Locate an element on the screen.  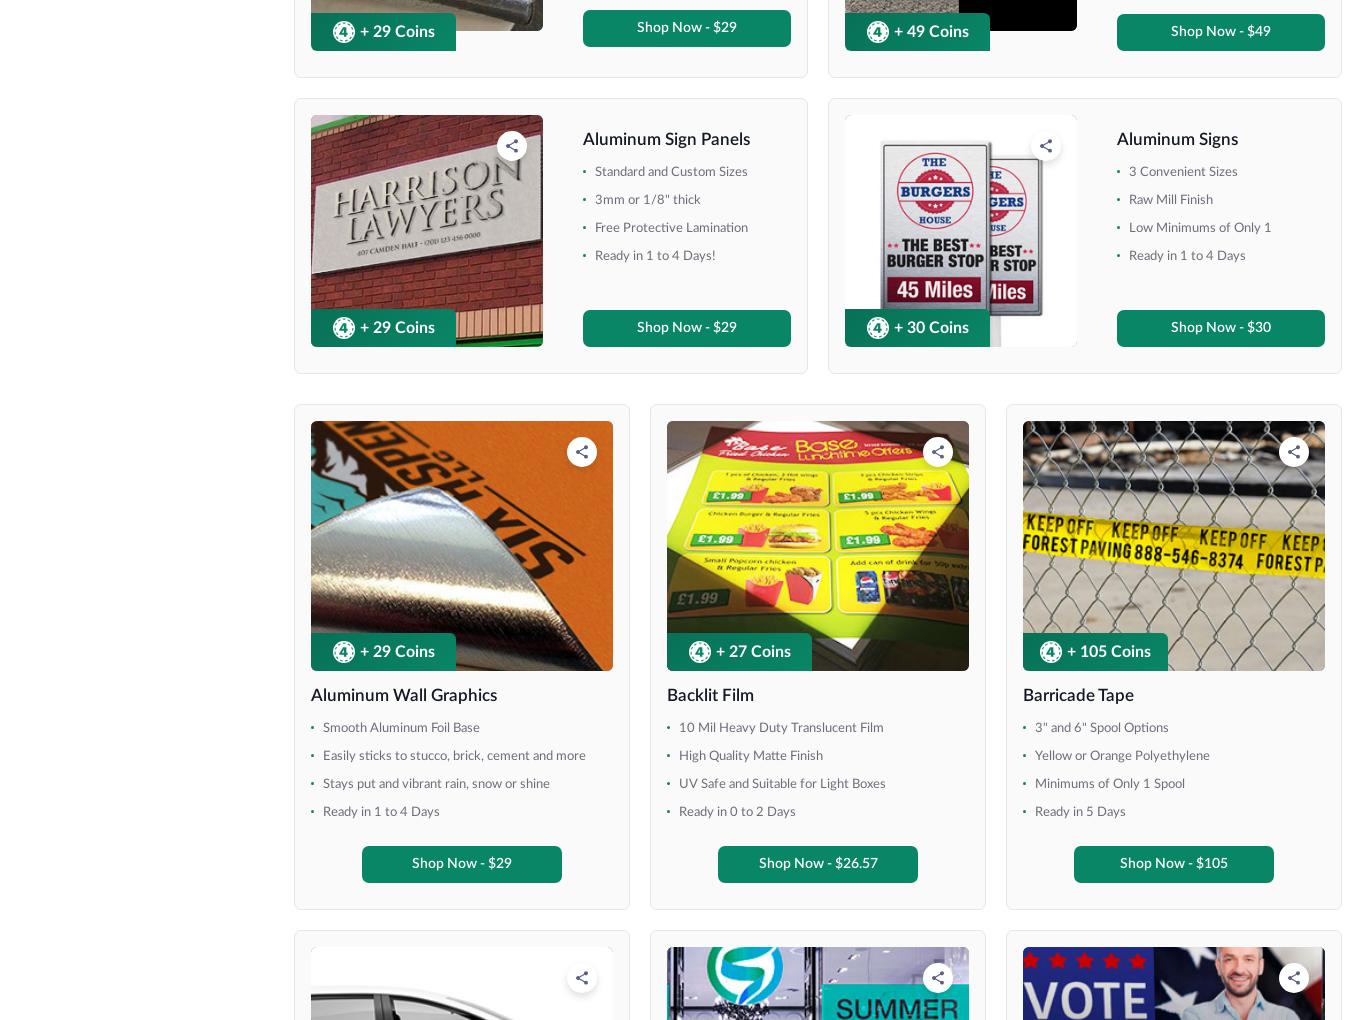
'20" x 30"' is located at coordinates (82, 343).